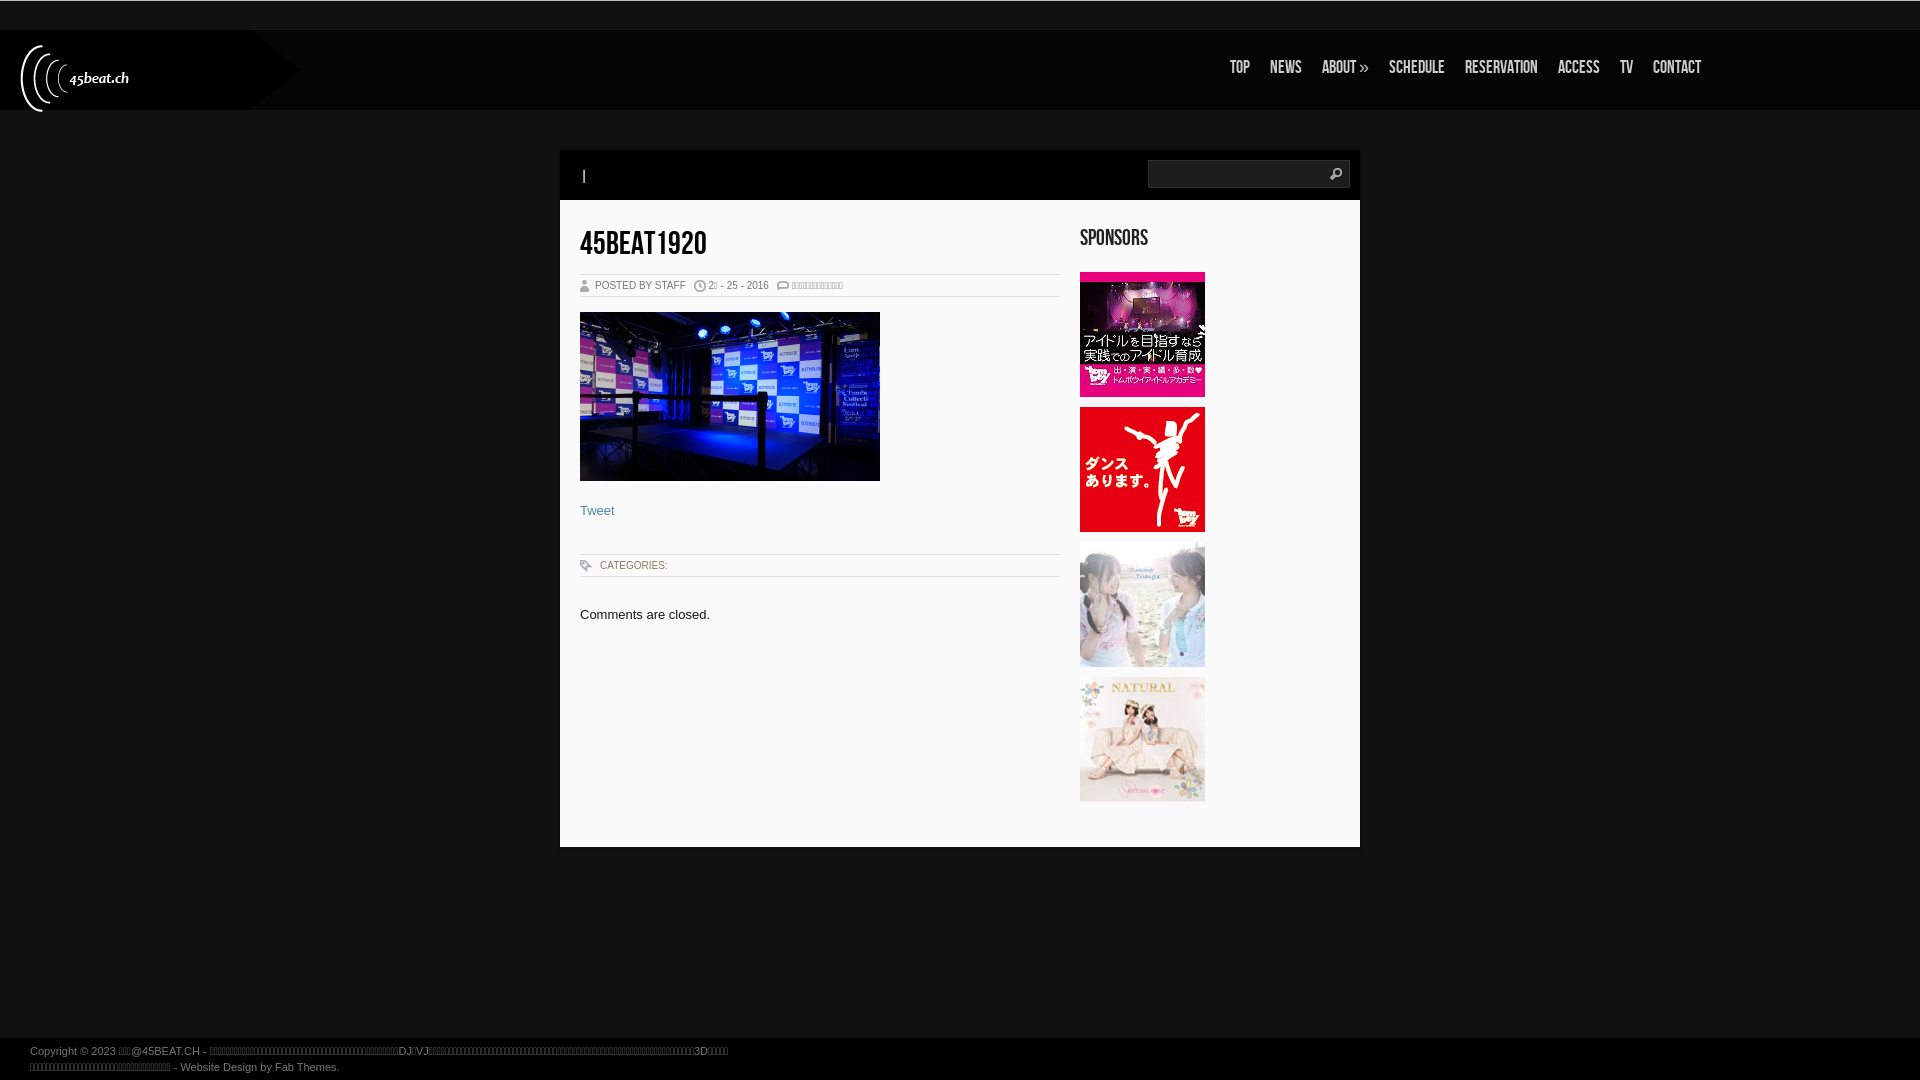  I want to click on 'TOP', so click(1238, 66).